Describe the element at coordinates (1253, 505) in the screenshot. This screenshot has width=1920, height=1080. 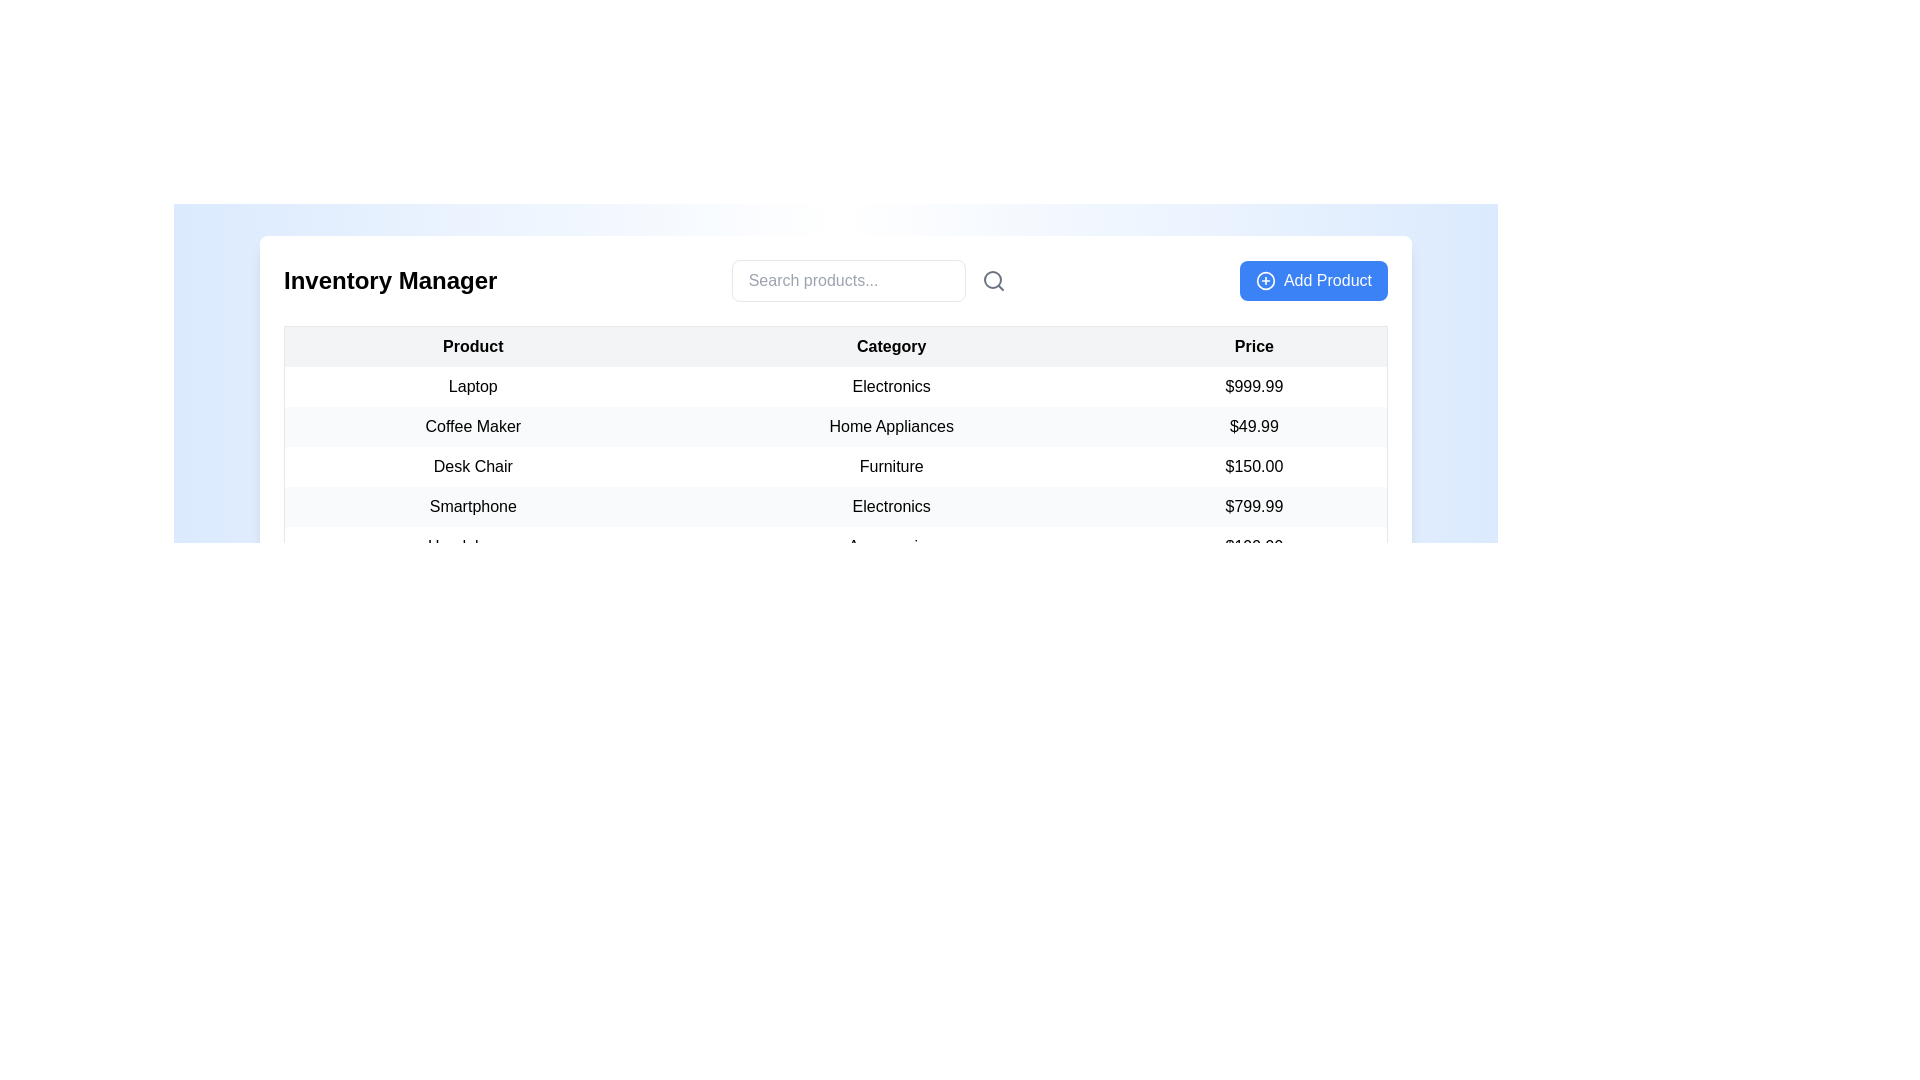
I see `the text label displaying the price '$799.99', which is aligned to the rightmost third column of the table under the 'Price' heading` at that location.